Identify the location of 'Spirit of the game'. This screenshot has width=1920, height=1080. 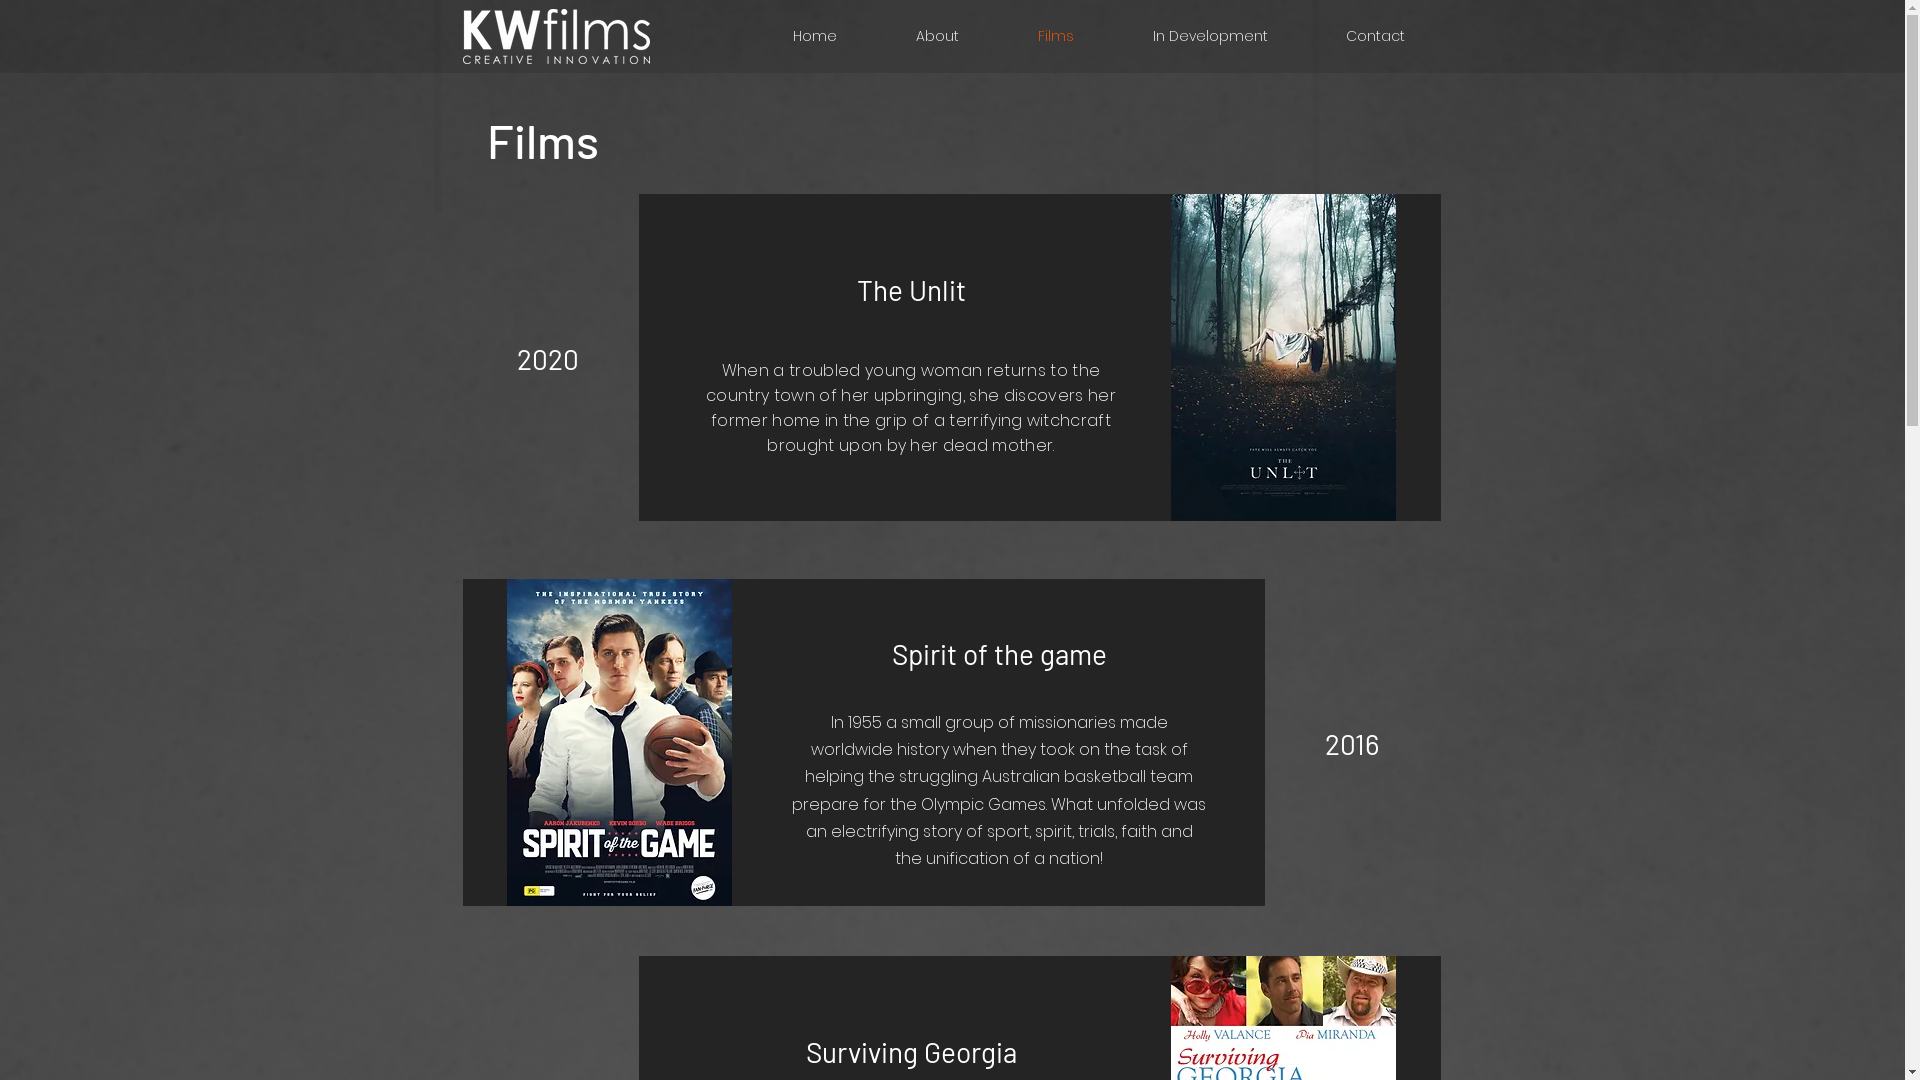
(999, 654).